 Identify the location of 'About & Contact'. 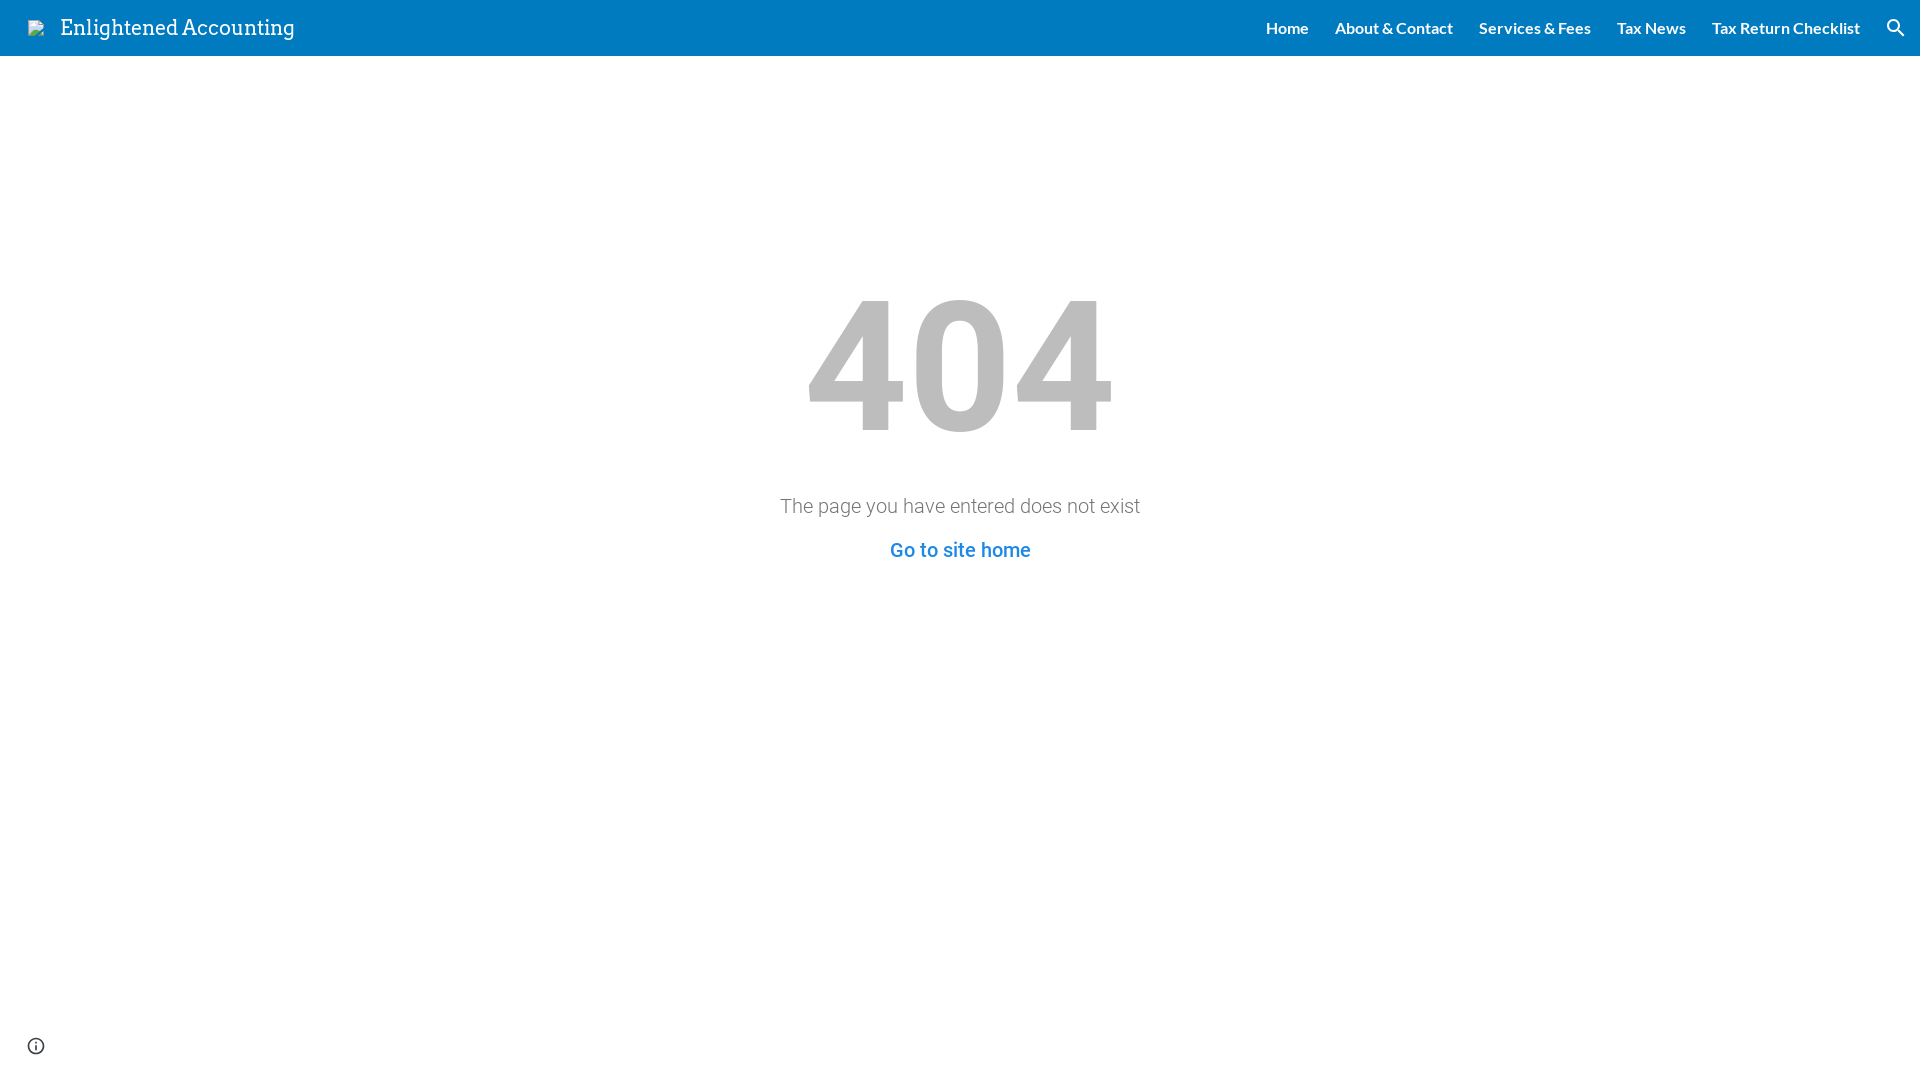
(1334, 27).